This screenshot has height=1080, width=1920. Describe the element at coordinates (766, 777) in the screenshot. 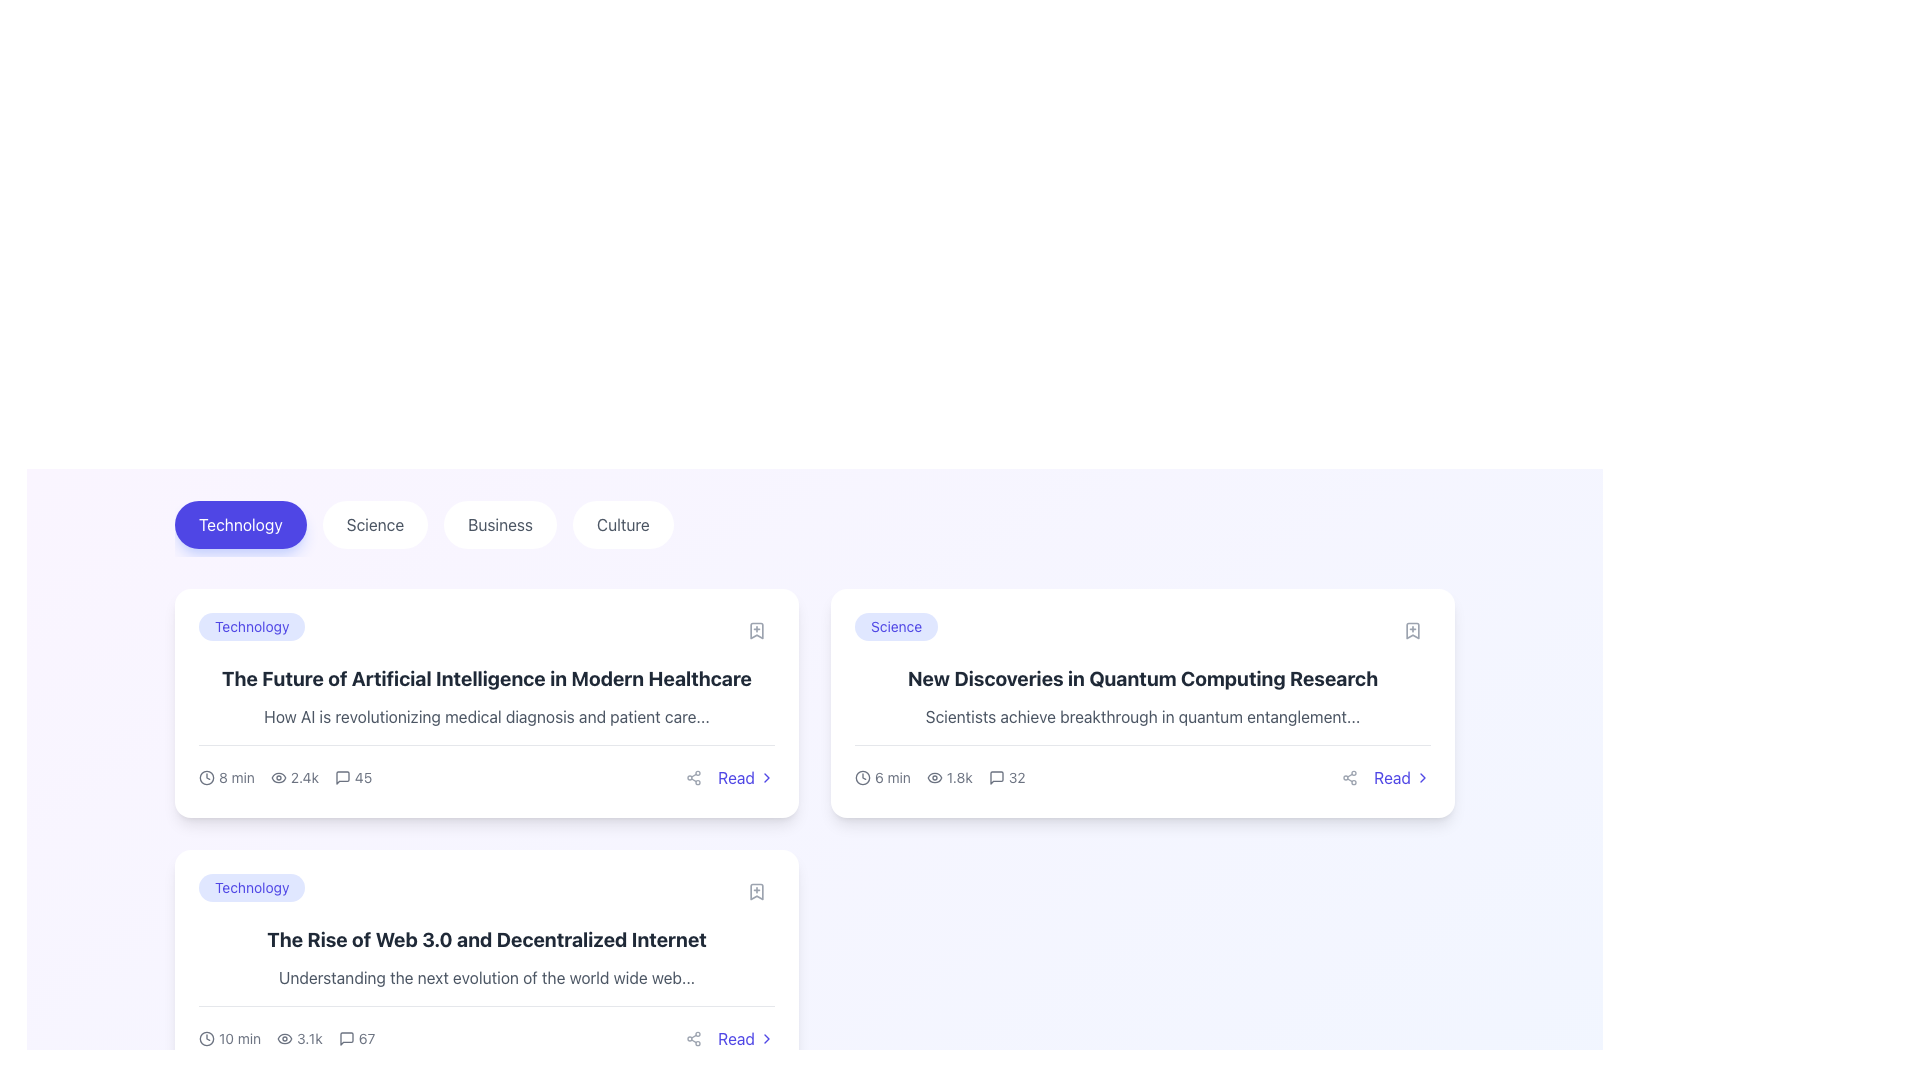

I see `the right-pointing chevron icon located to the right of the 'Read' button in the card titled 'The Future of Artificial Intelligence in Modern Healthcare' to potentially trigger a tooltip or visual feedback` at that location.